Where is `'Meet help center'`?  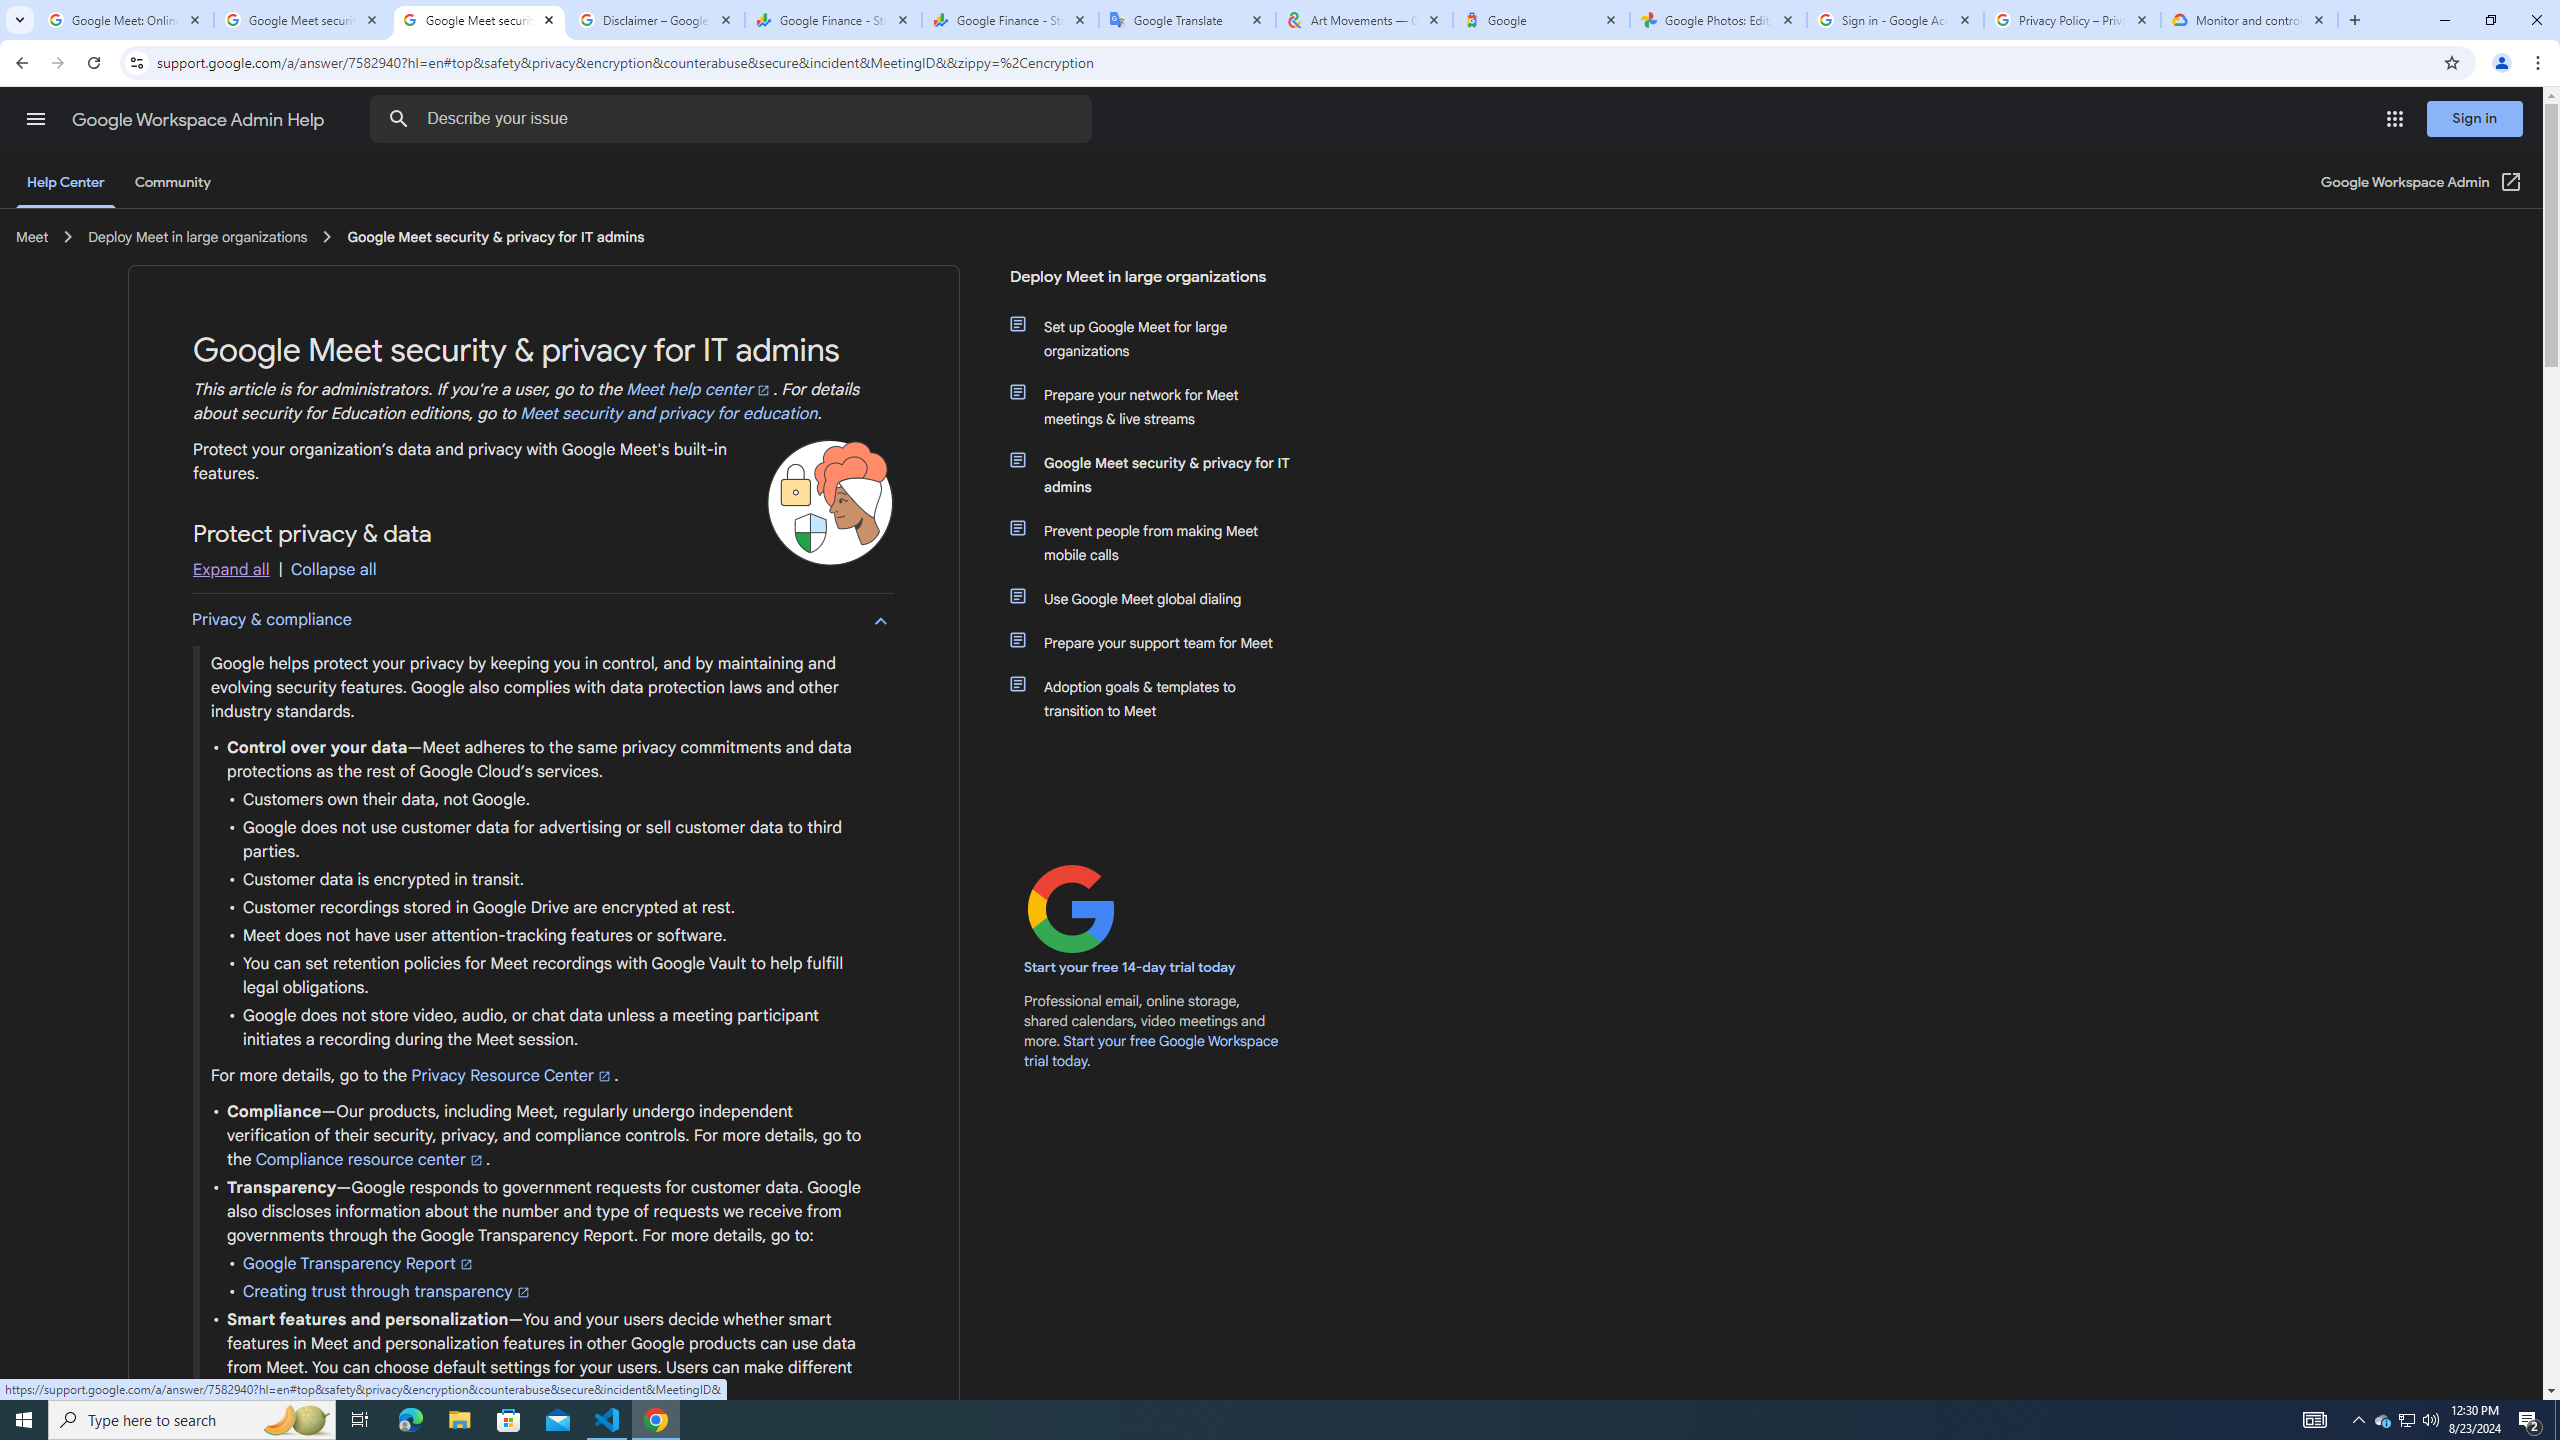 'Meet help center' is located at coordinates (700, 390).